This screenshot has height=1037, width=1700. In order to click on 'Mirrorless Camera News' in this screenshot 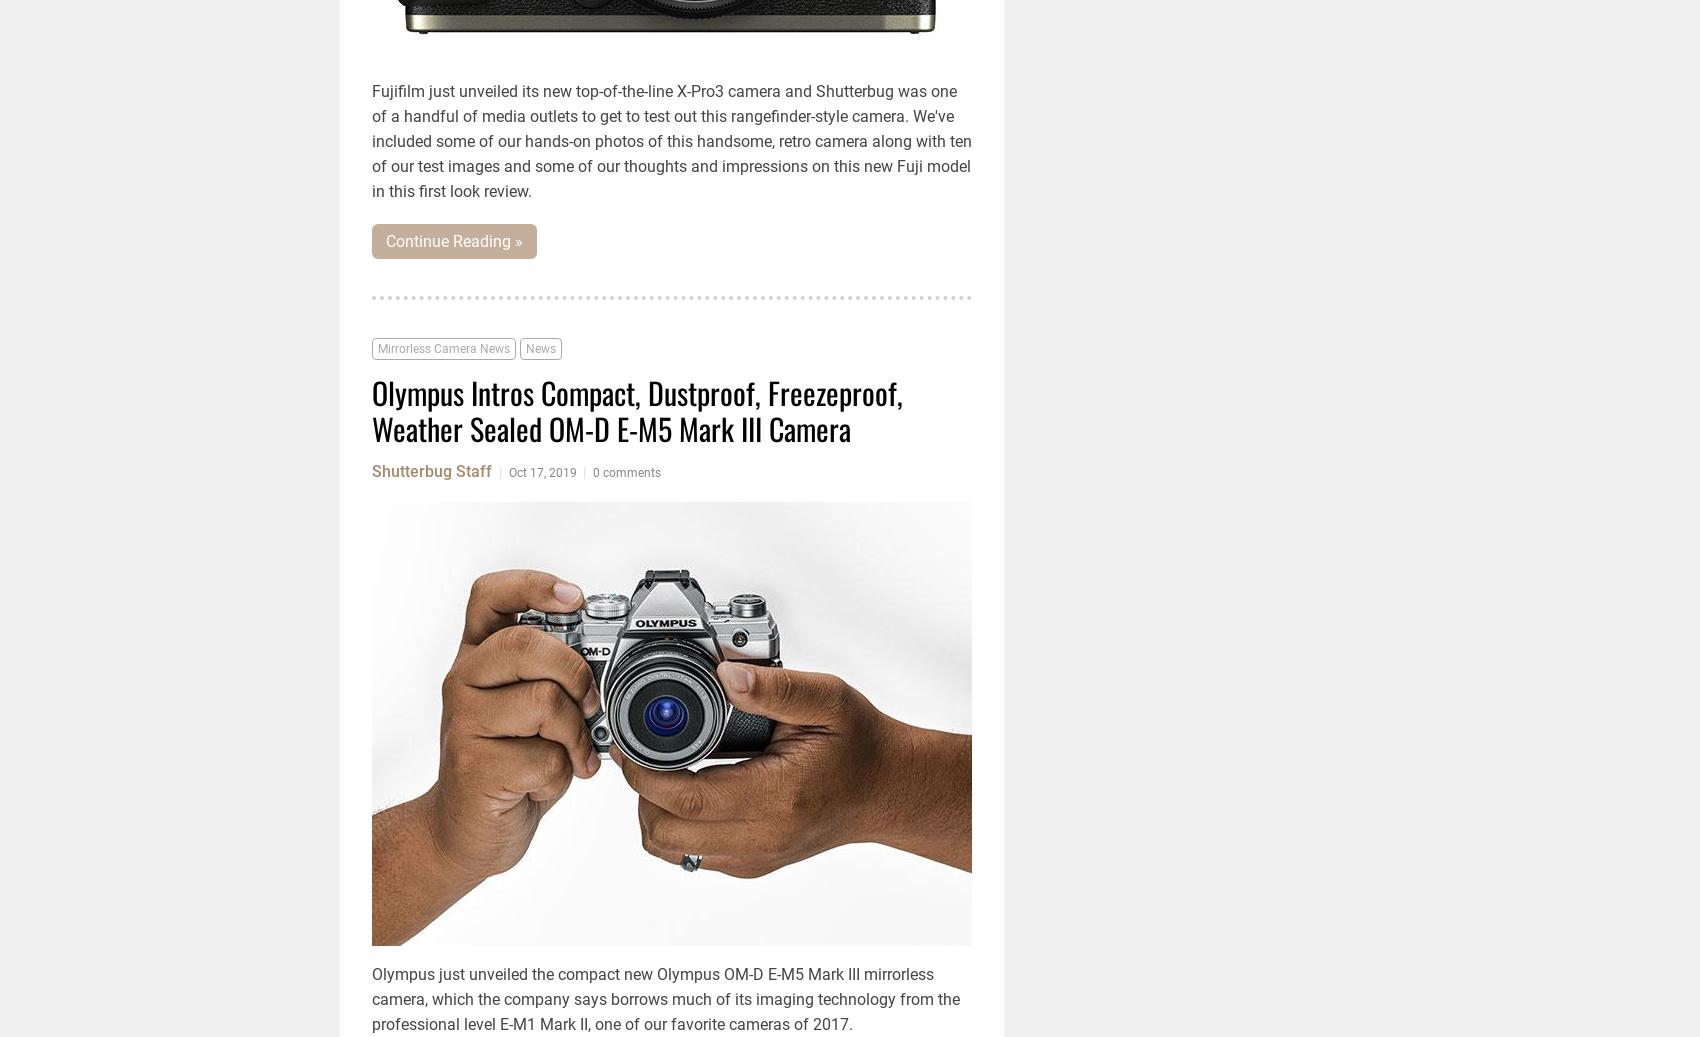, I will do `click(444, 347)`.